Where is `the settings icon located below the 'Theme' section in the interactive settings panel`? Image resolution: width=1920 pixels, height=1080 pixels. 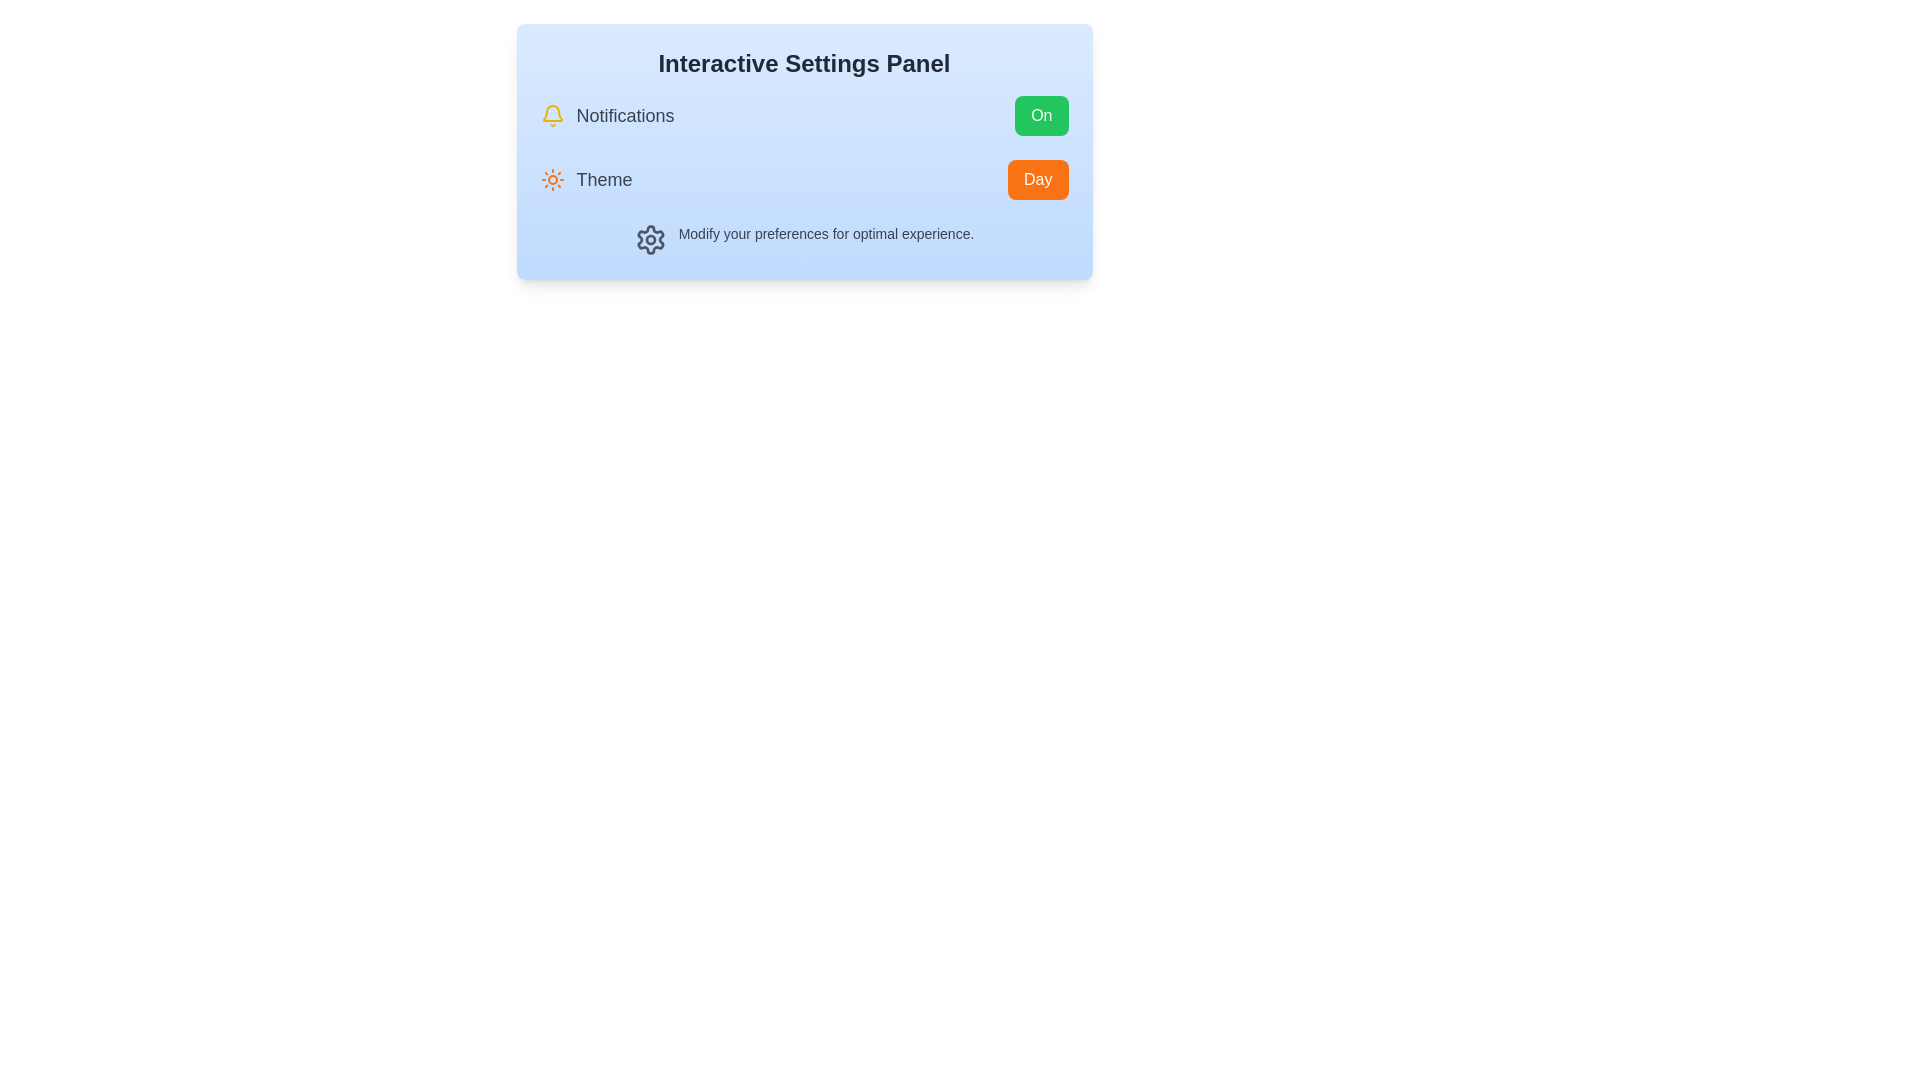 the settings icon located below the 'Theme' section in the interactive settings panel is located at coordinates (650, 238).